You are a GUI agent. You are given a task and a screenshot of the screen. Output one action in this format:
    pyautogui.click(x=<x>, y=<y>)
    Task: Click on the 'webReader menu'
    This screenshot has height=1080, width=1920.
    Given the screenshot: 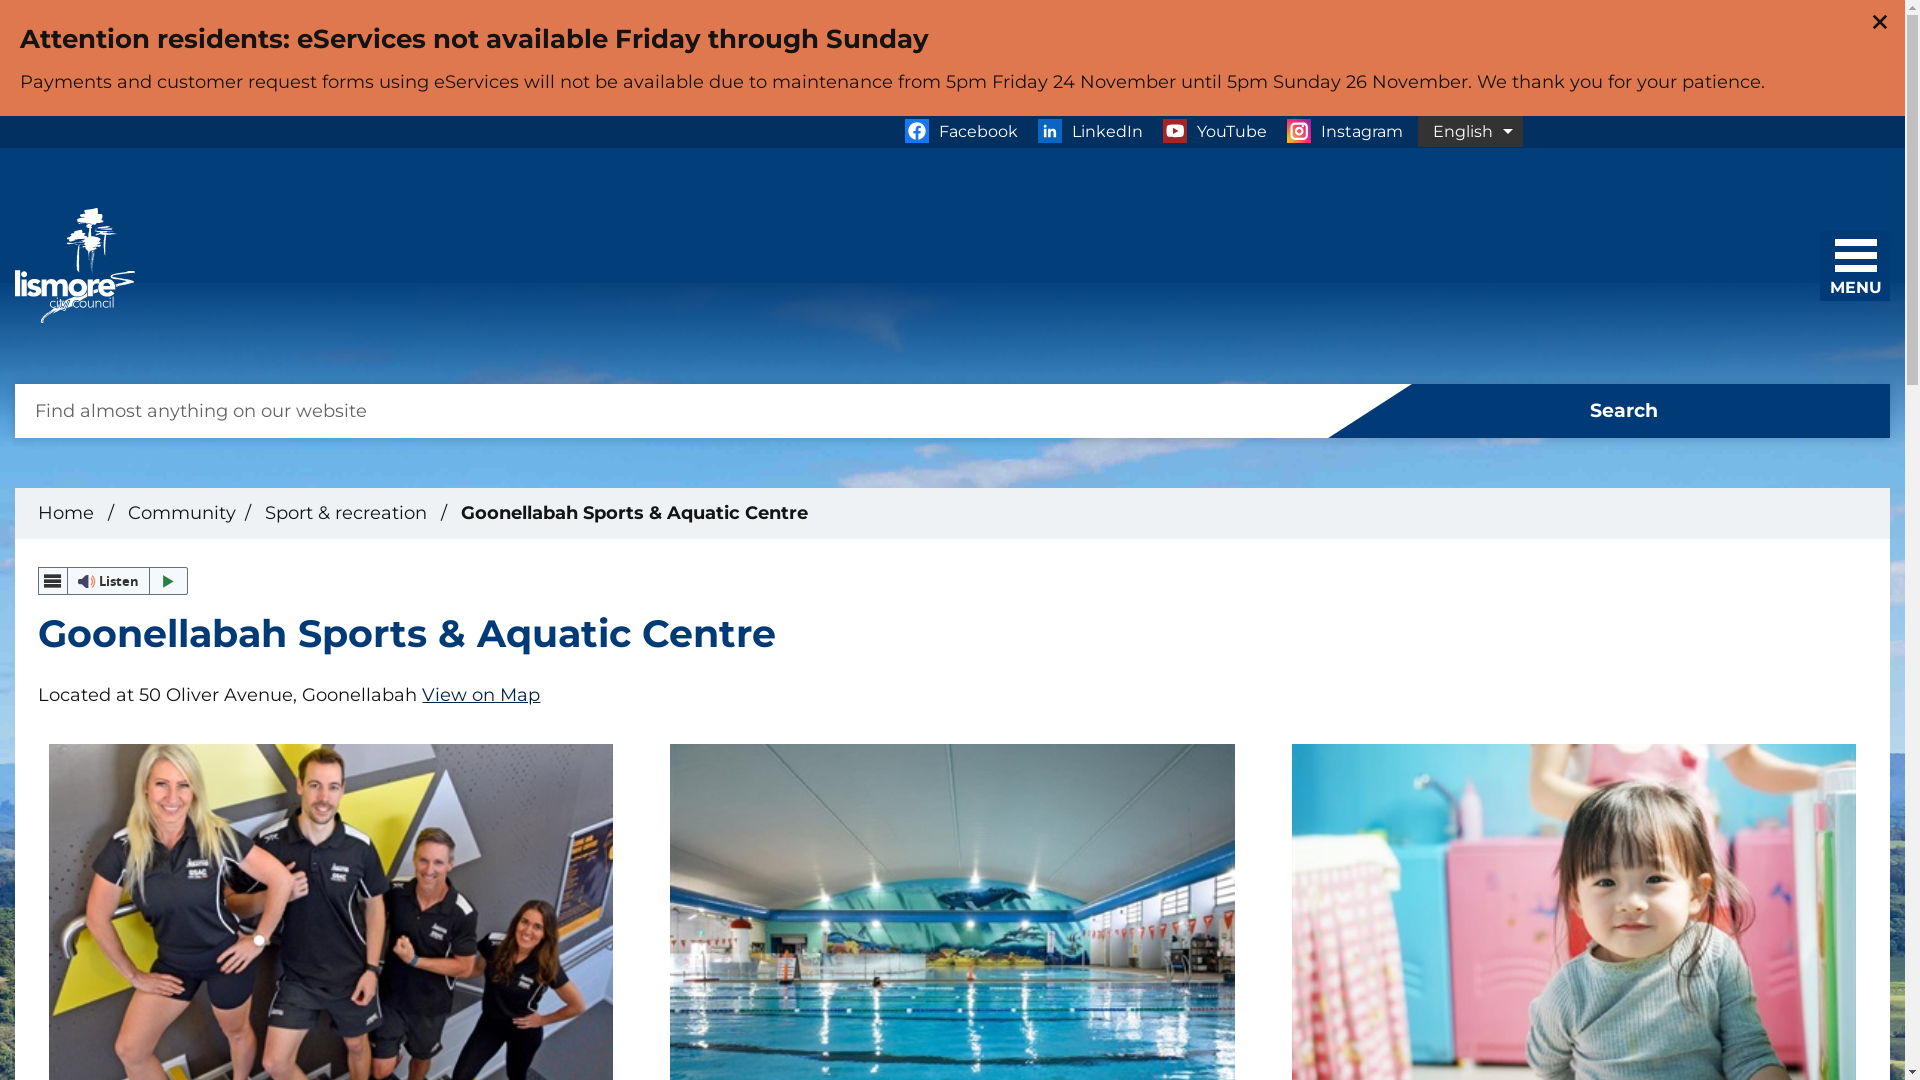 What is the action you would take?
    pyautogui.click(x=52, y=581)
    